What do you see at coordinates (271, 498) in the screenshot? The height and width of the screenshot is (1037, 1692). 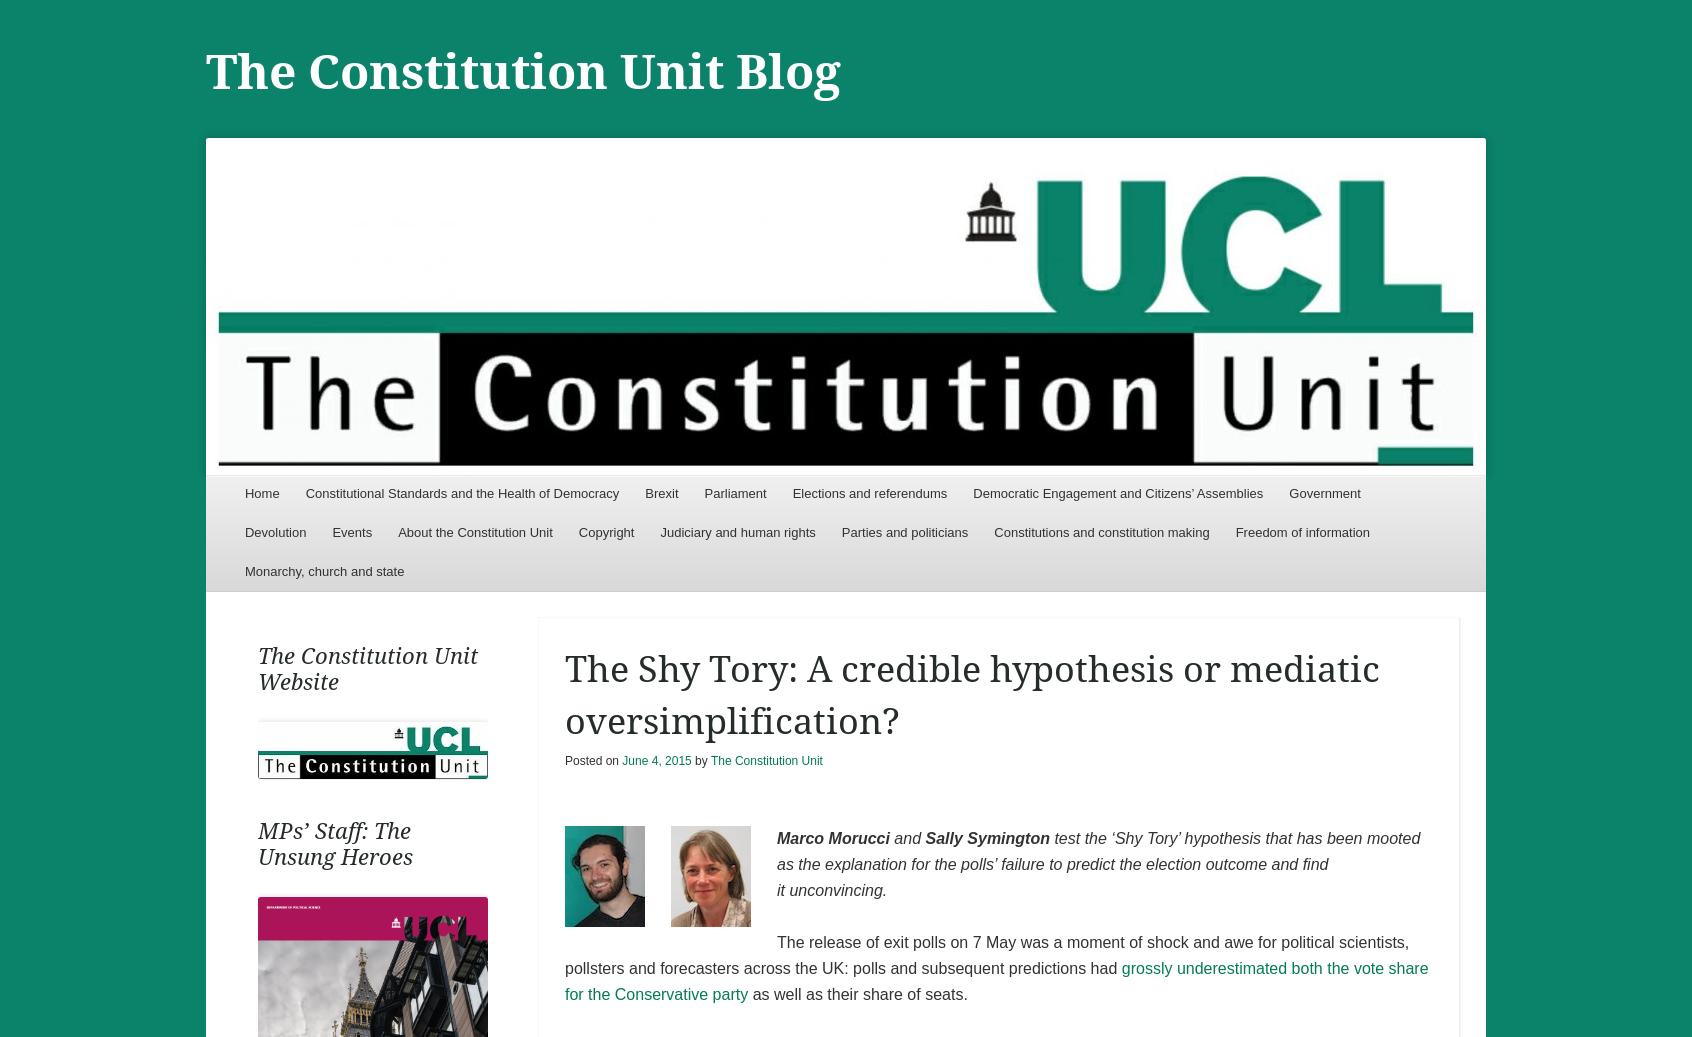 I see `'Menu'` at bounding box center [271, 498].